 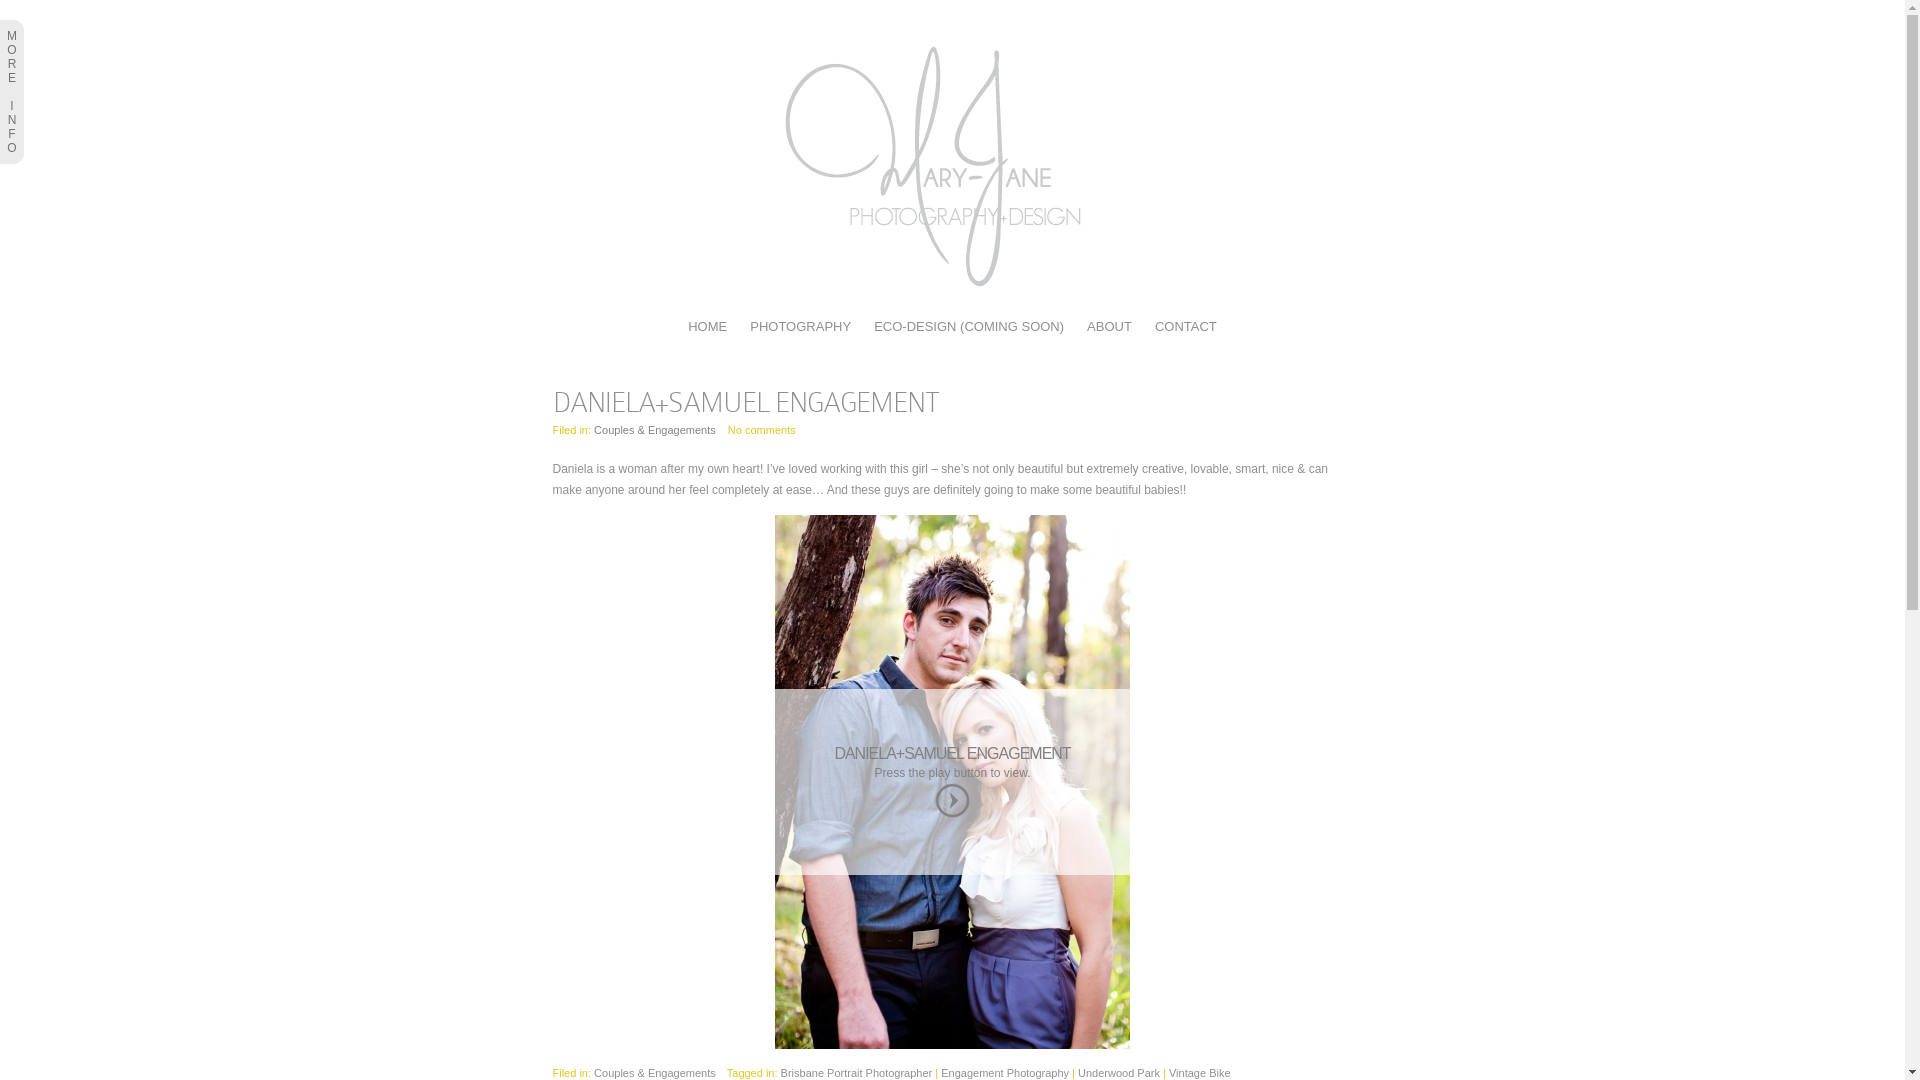 What do you see at coordinates (1185, 325) in the screenshot?
I see `'CONTACT'` at bounding box center [1185, 325].